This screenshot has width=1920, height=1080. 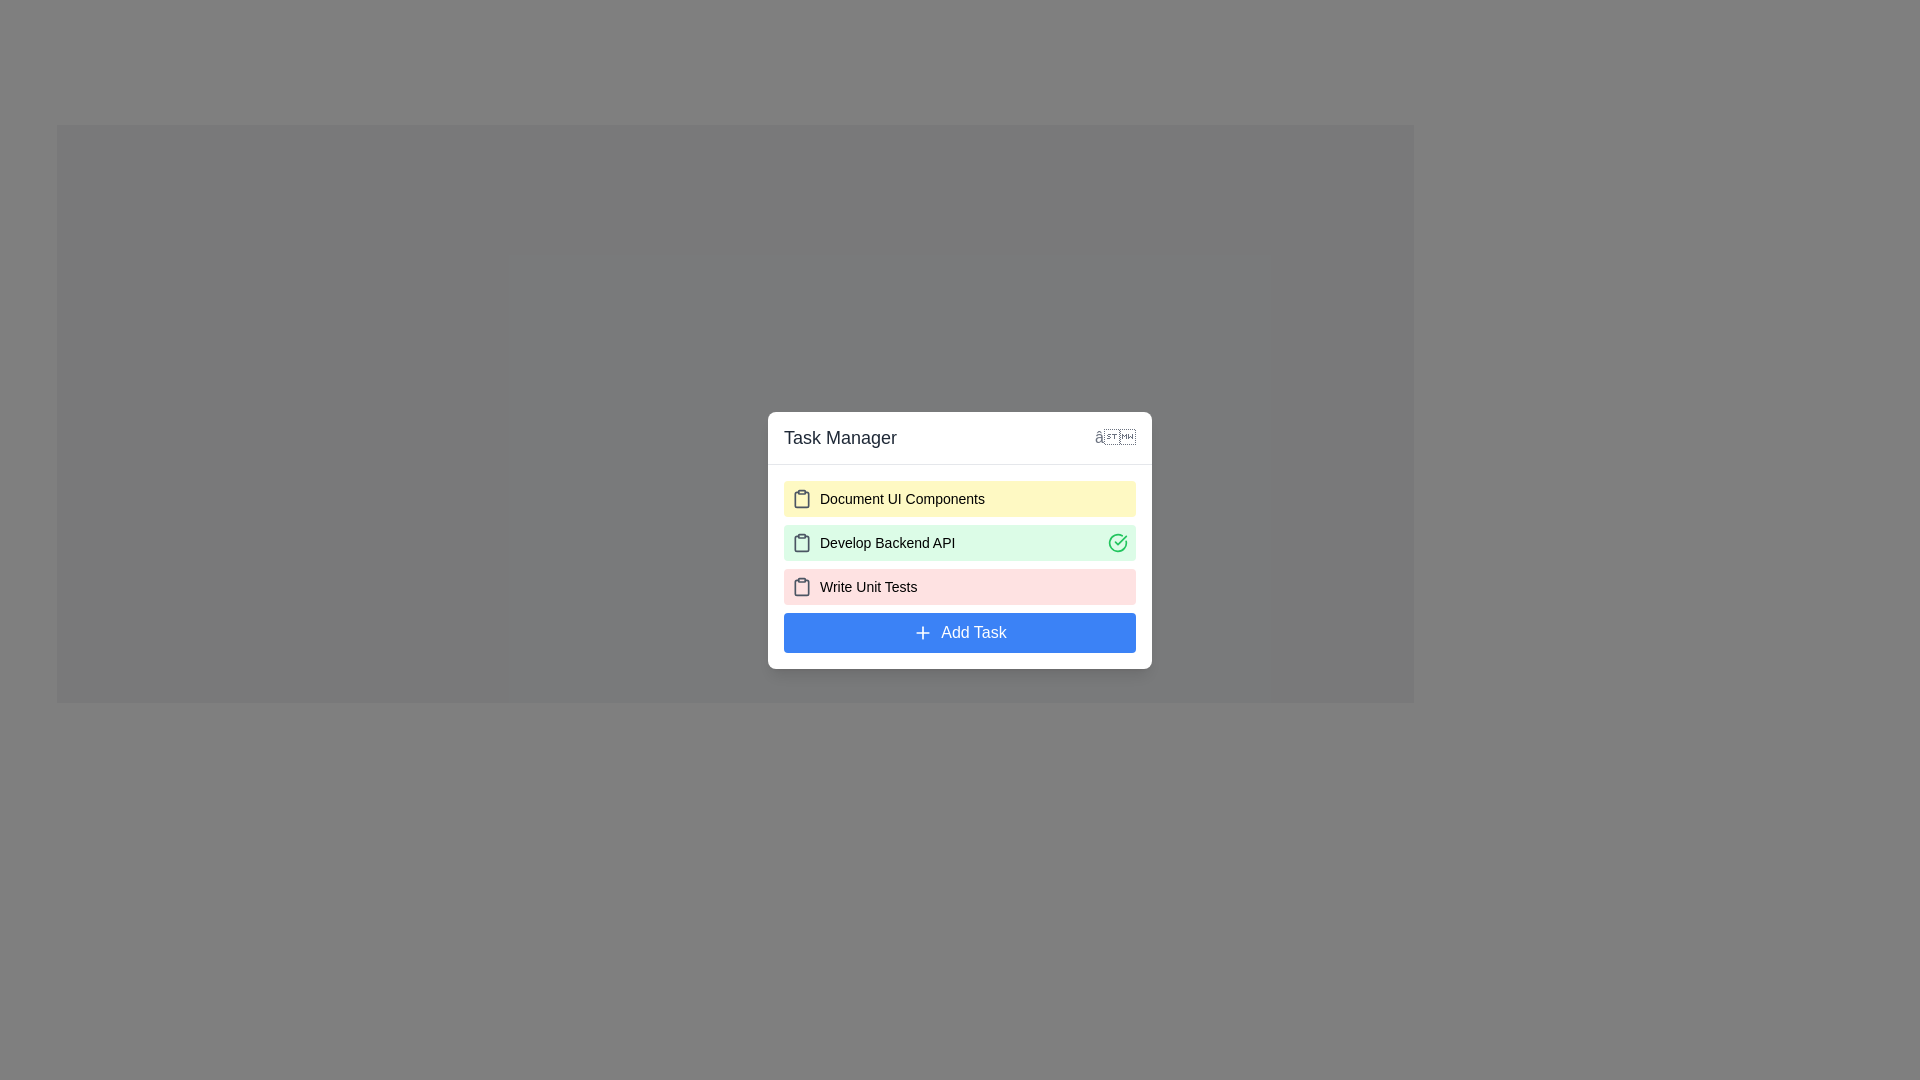 I want to click on task name 'Write Unit Tests' from the task item display, which is a rectangular block with a light red background, featuring a clipboard icon on the left and bold text on the right, so click(x=960, y=585).